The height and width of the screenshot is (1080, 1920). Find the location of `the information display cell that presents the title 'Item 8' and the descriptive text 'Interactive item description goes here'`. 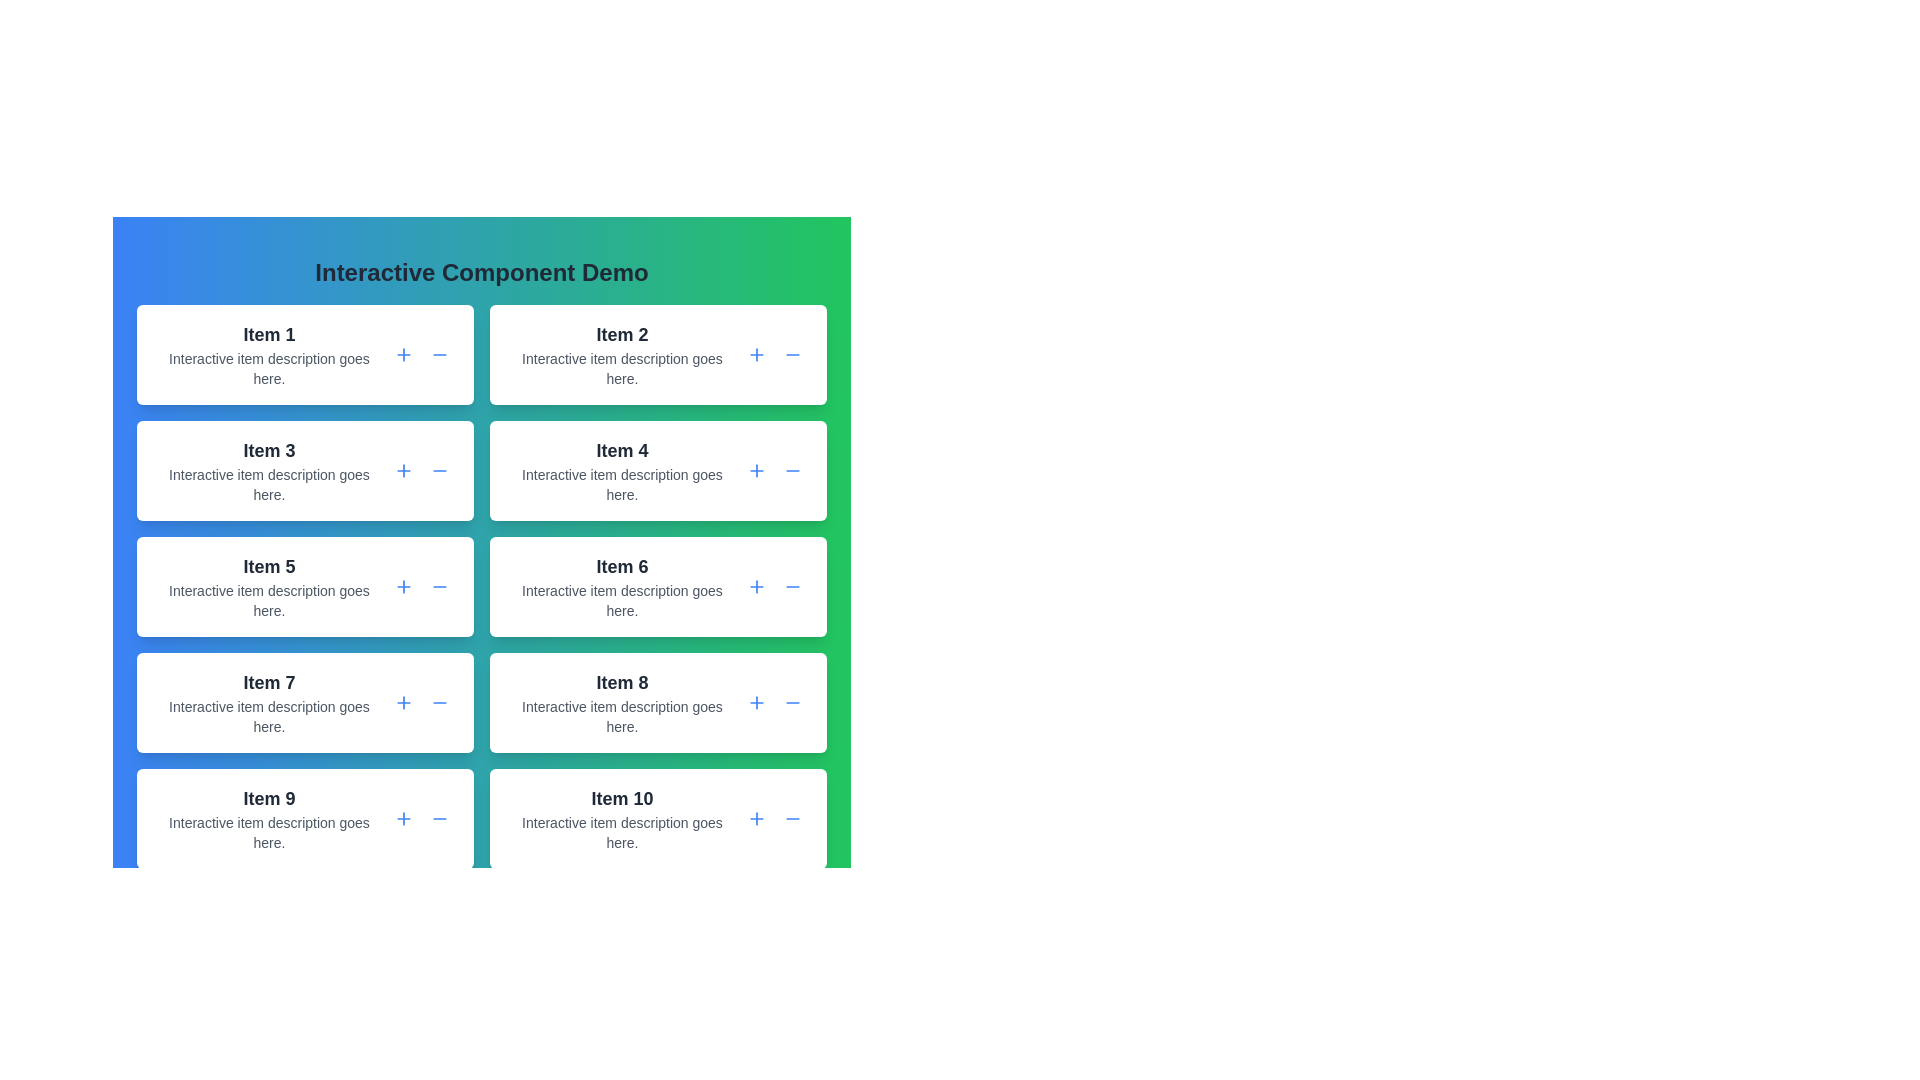

the information display cell that presents the title 'Item 8' and the descriptive text 'Interactive item description goes here' is located at coordinates (621, 701).